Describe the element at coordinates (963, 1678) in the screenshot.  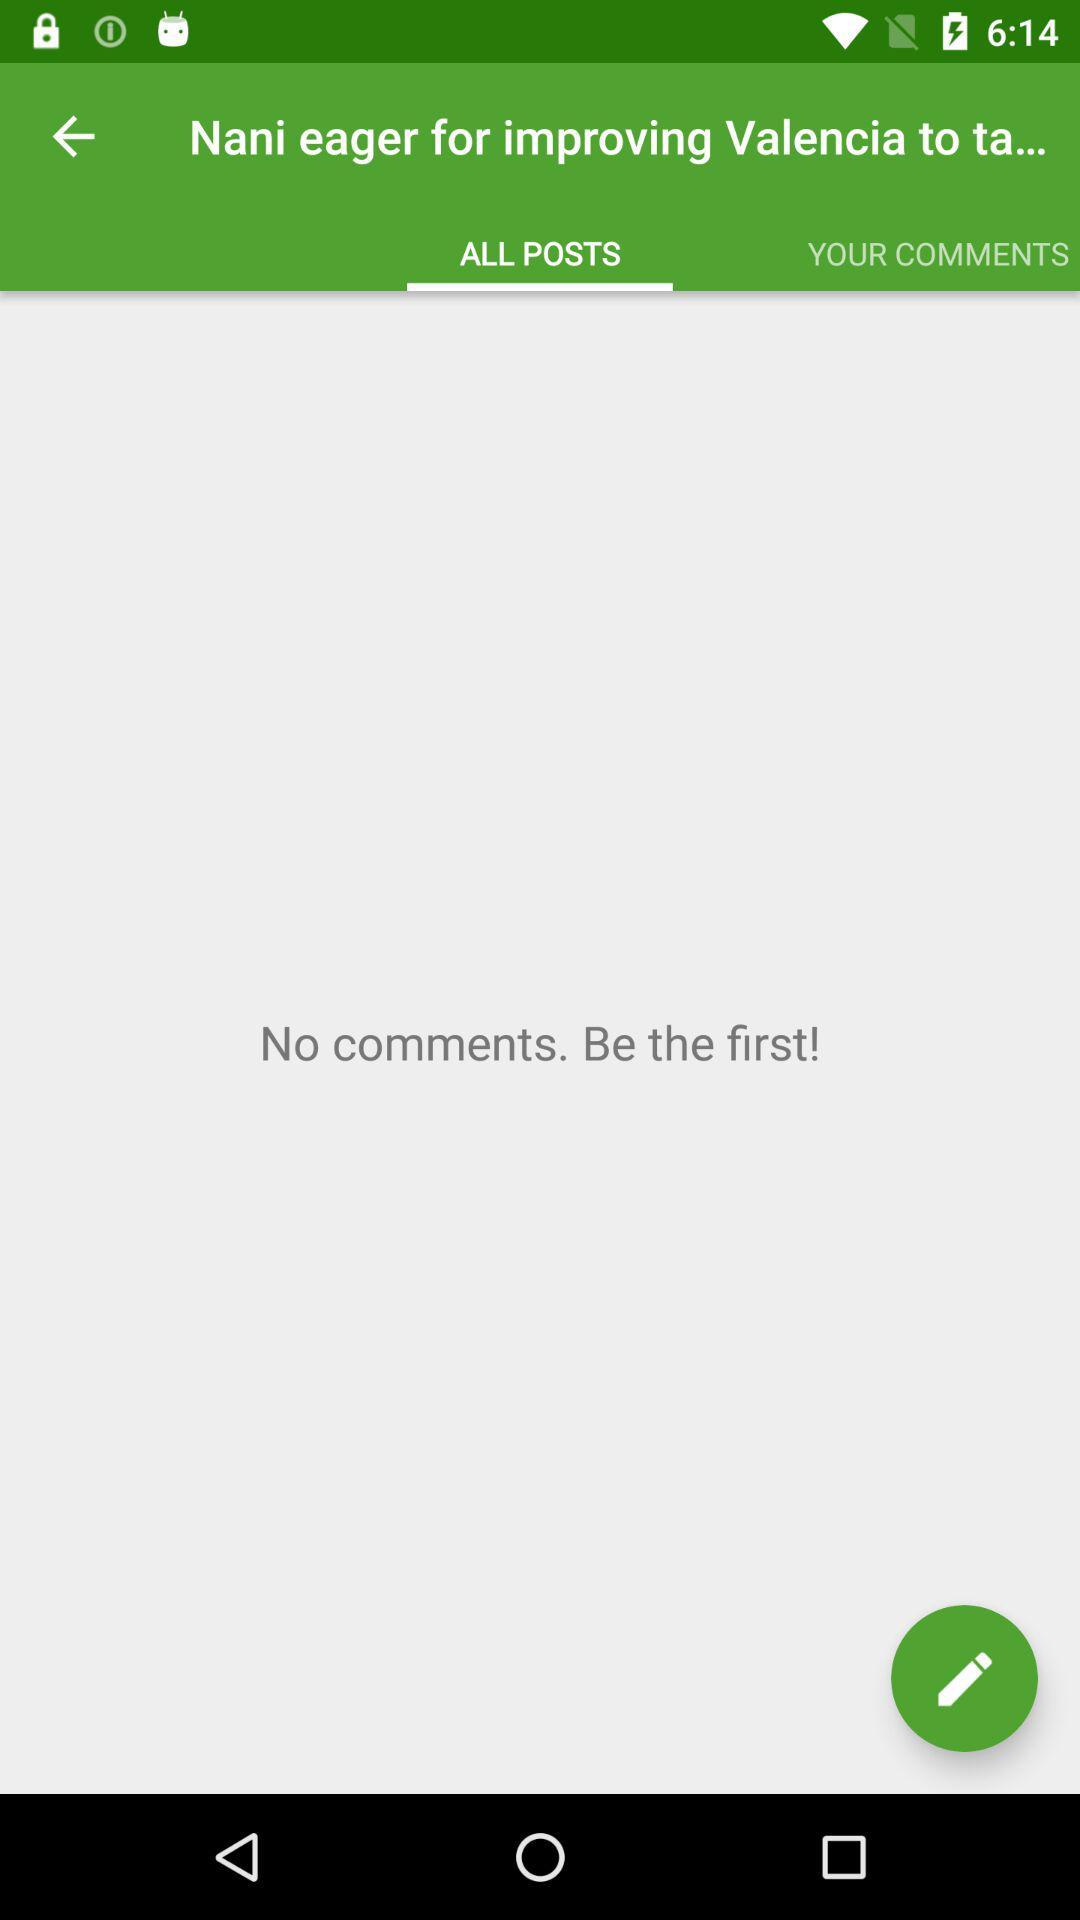
I see `new post` at that location.